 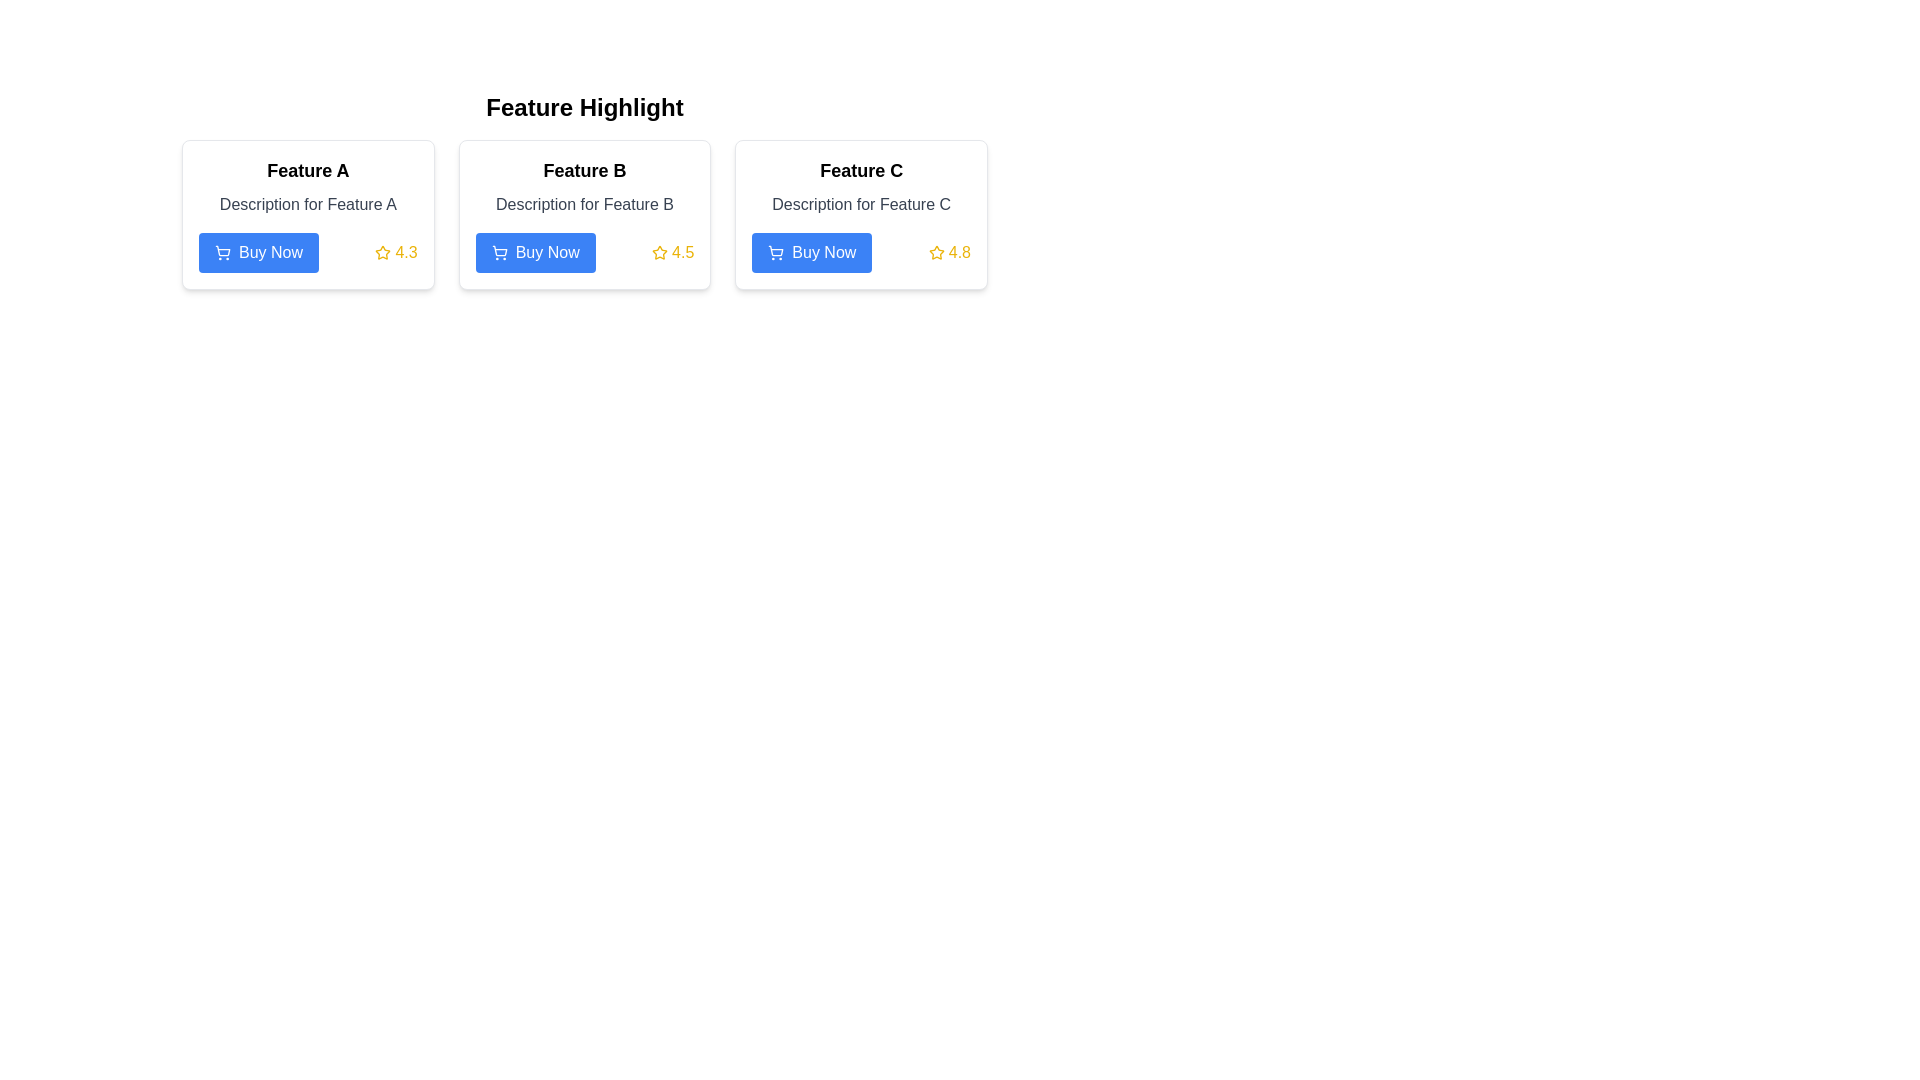 What do you see at coordinates (222, 252) in the screenshot?
I see `the shopping cart icon, which is styled in white against a blue background and is positioned to the left of the 'Buy Now' button within the 'Feature A' card` at bounding box center [222, 252].